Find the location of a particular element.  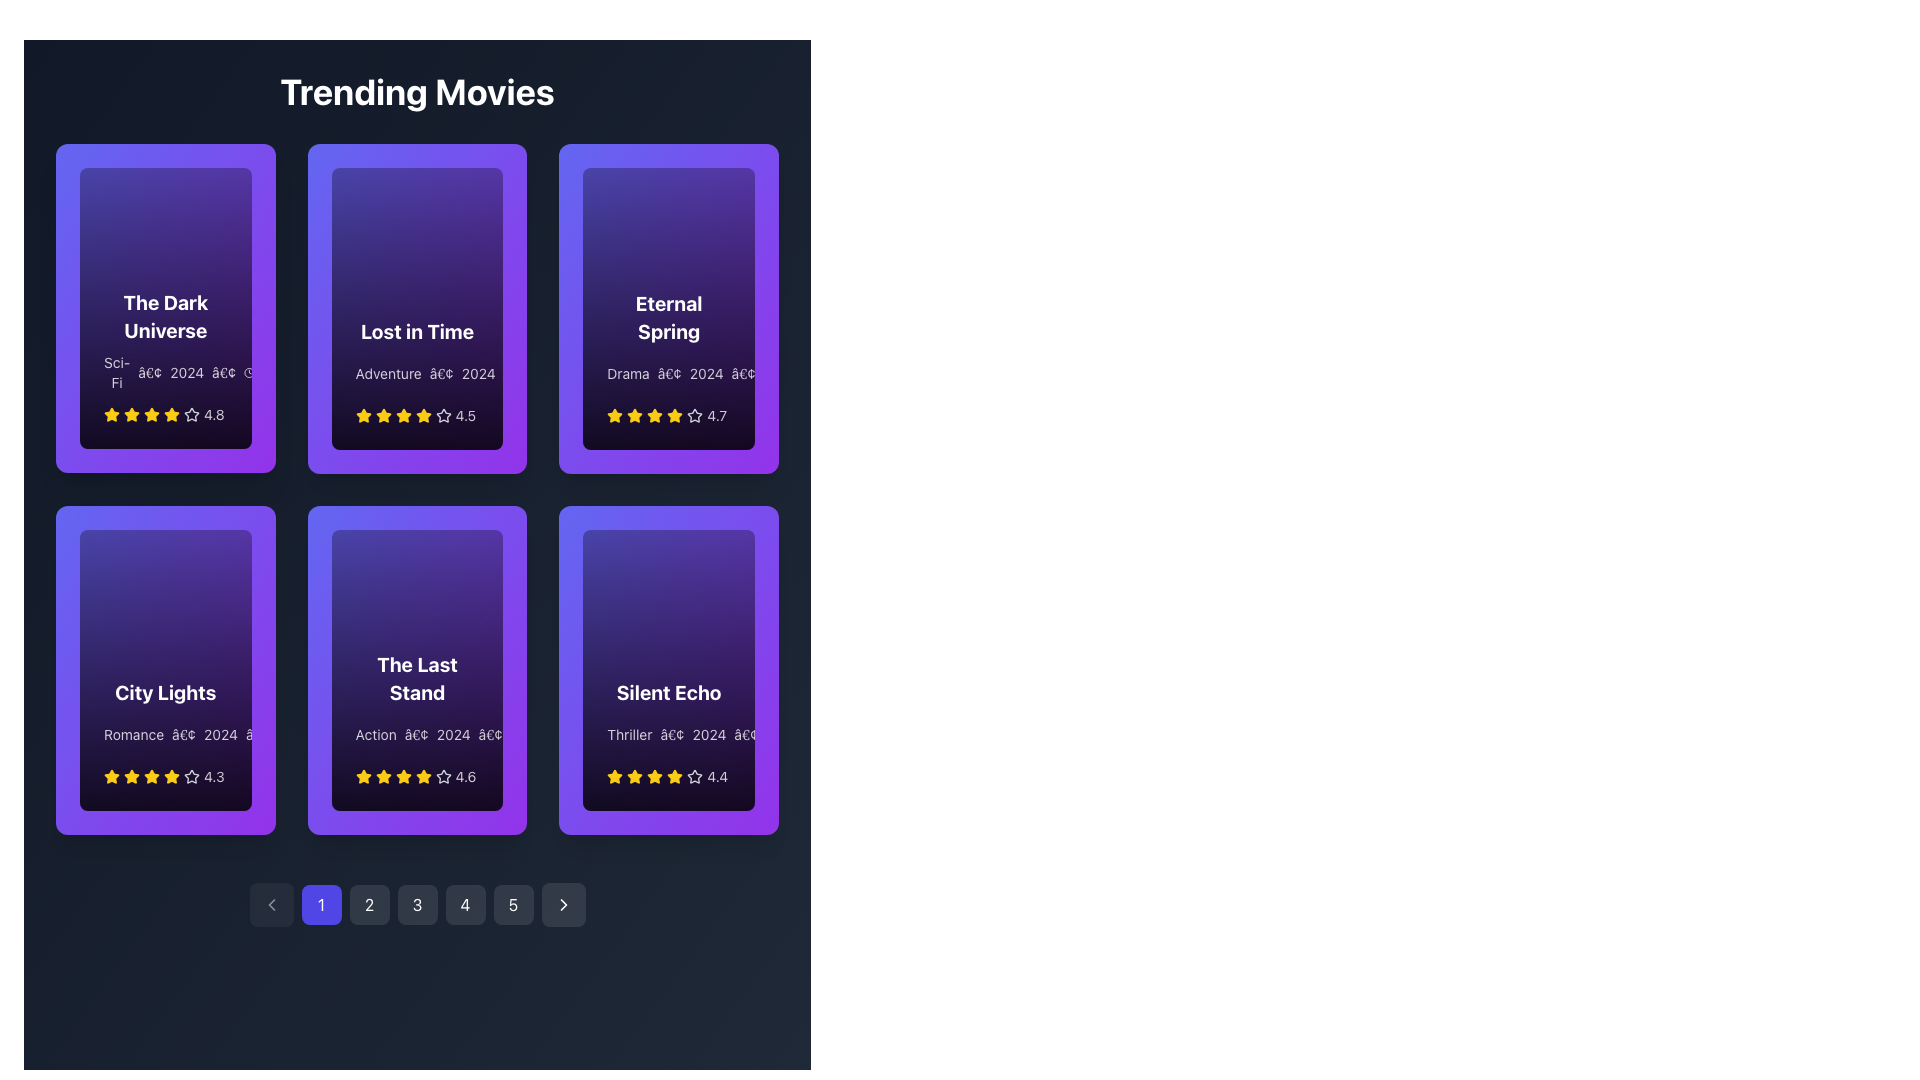

the fourth star-shaped icon in the rating section of the 'City Lights' card located in the second row under the 'Trending Movies' section is located at coordinates (192, 775).